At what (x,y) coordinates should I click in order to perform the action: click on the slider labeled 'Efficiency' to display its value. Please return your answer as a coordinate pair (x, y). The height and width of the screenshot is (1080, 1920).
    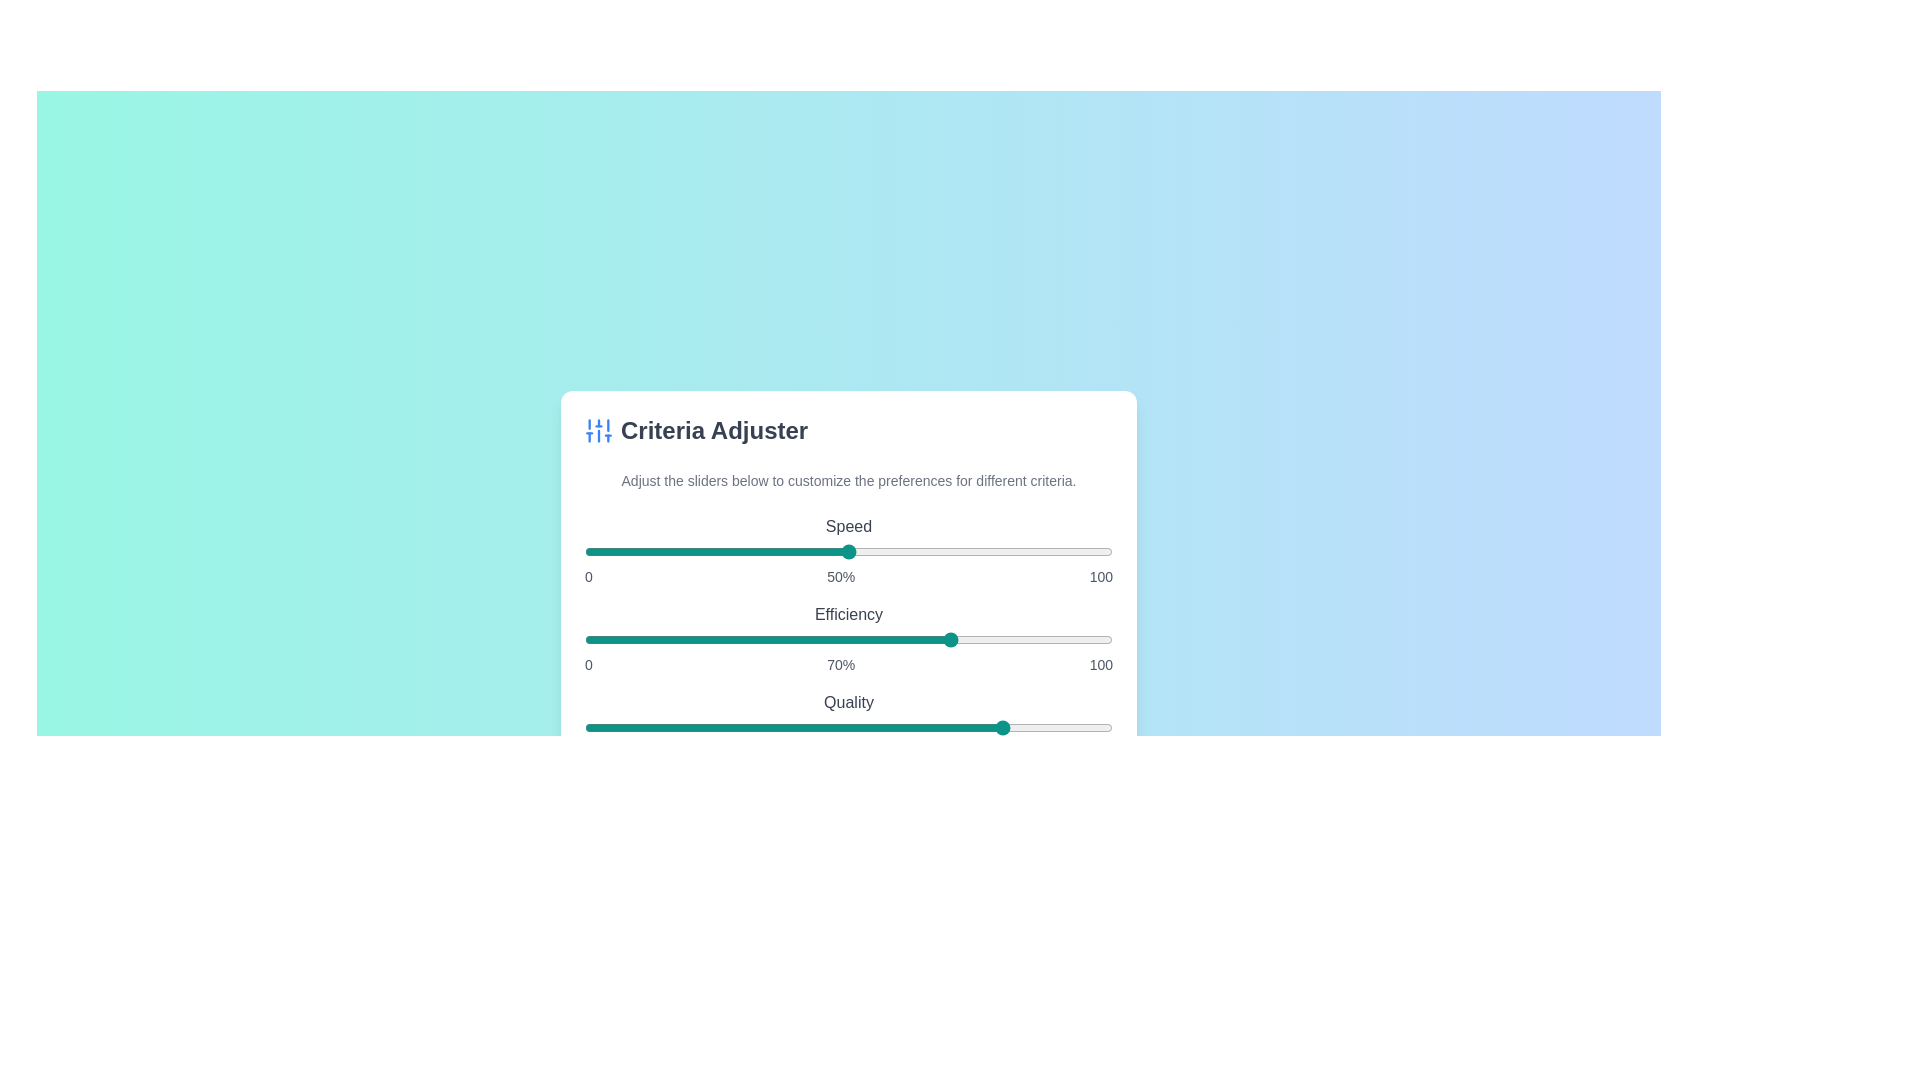
    Looking at the image, I should click on (849, 640).